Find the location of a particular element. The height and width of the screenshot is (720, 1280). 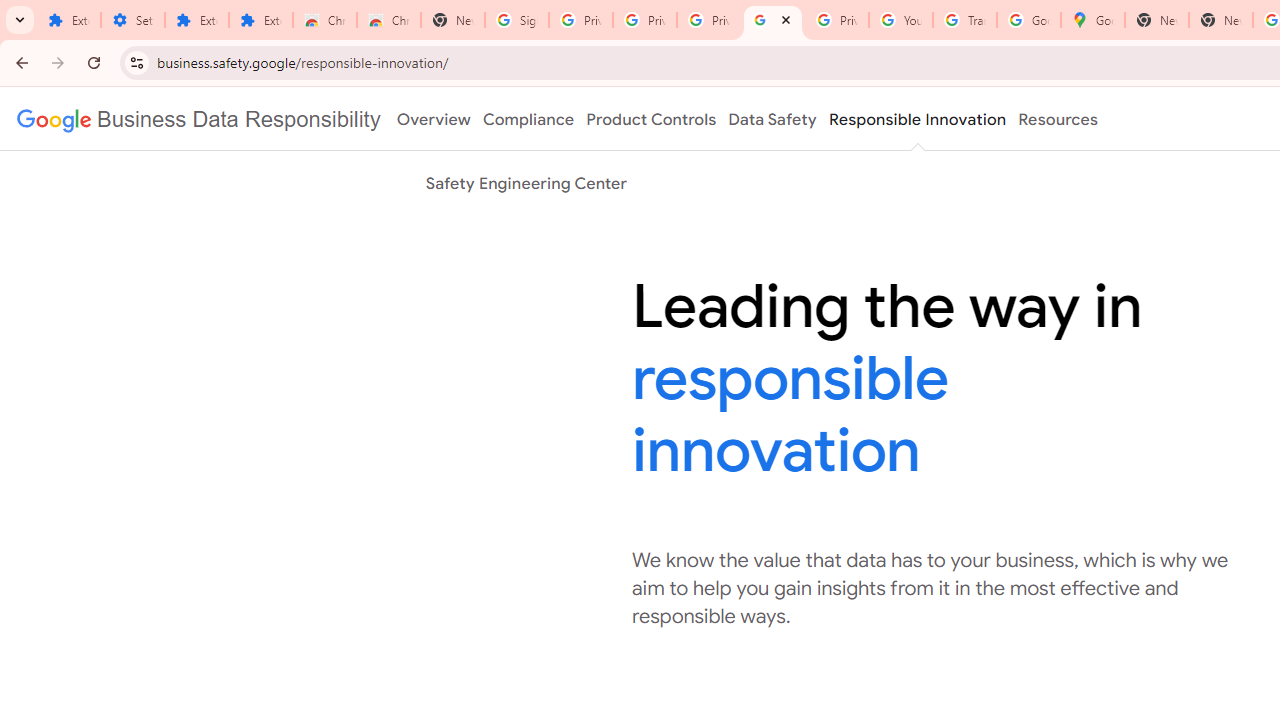

'Extensions' is located at coordinates (197, 20).